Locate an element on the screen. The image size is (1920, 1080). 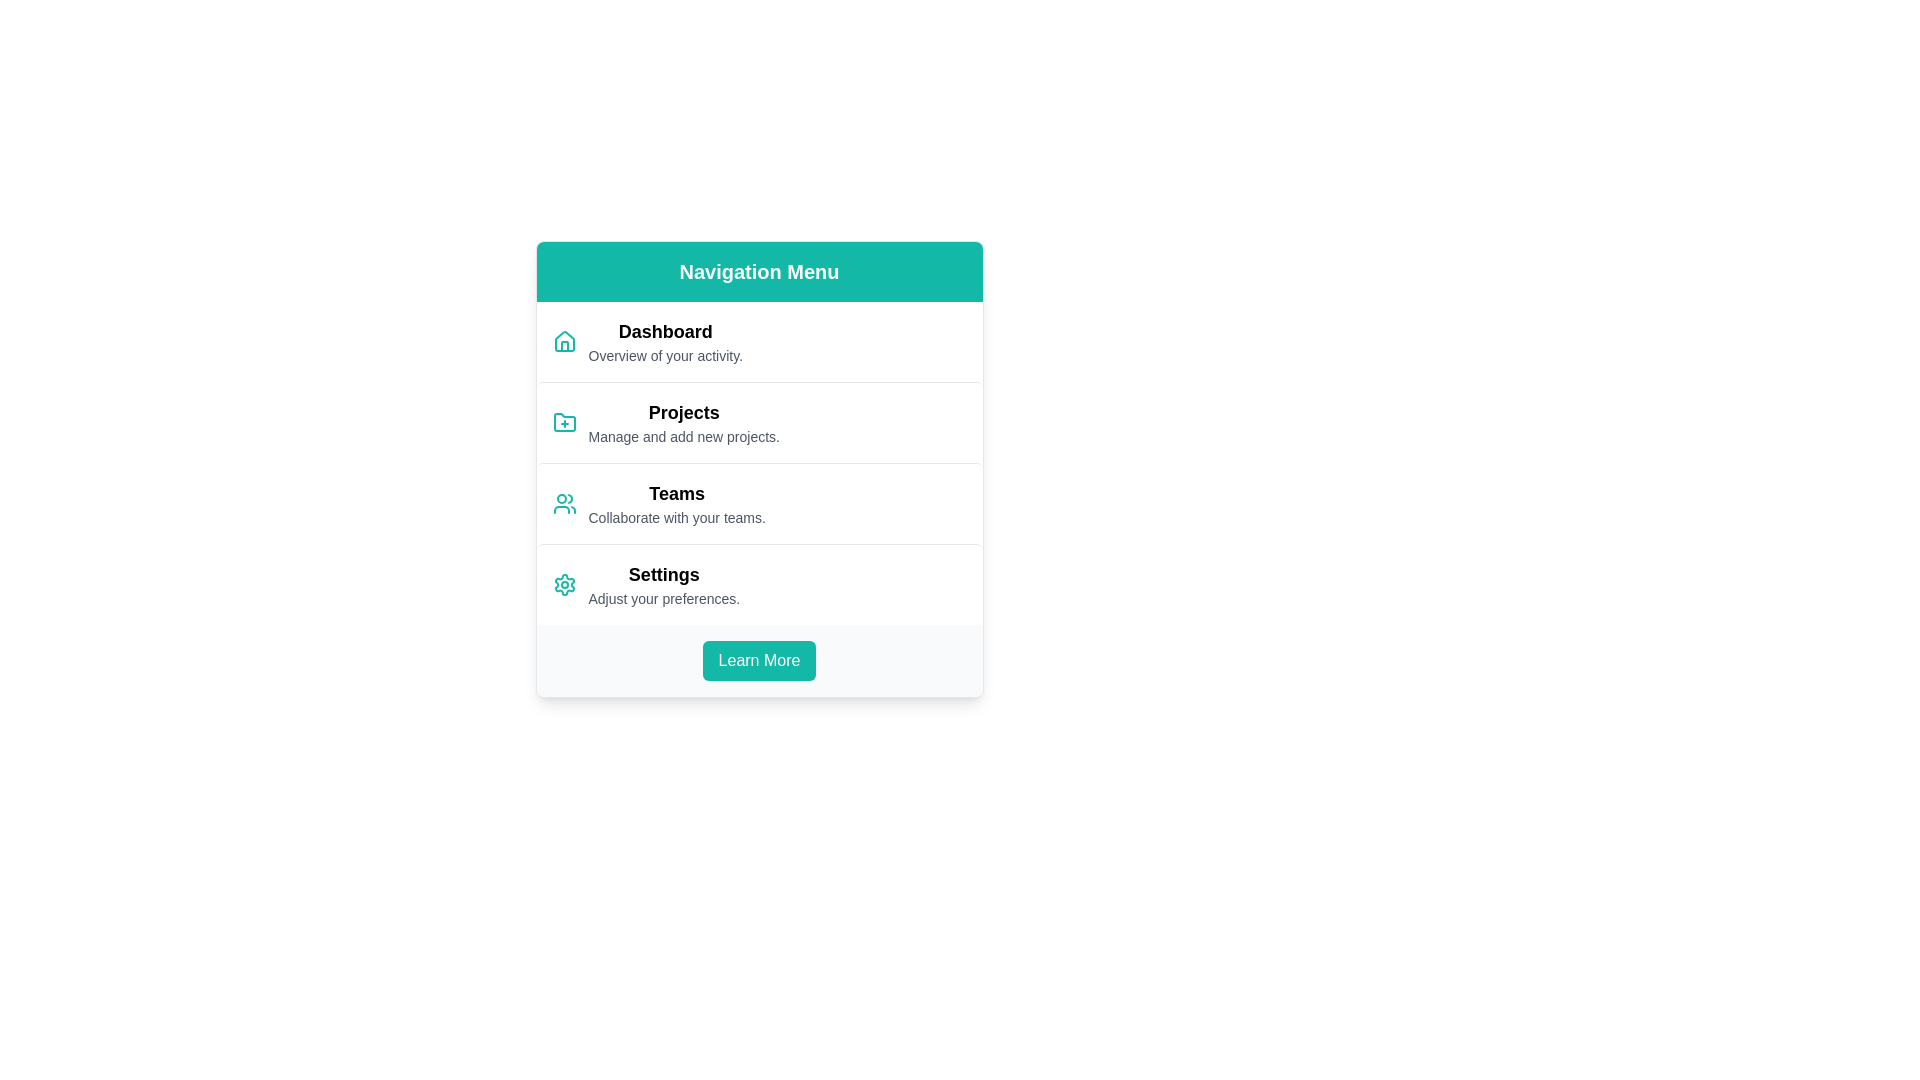
the 'Dashboard' icon located to the left of the 'Dashboard' text and above the description 'Overview of your activity' in the navigation menu is located at coordinates (563, 341).